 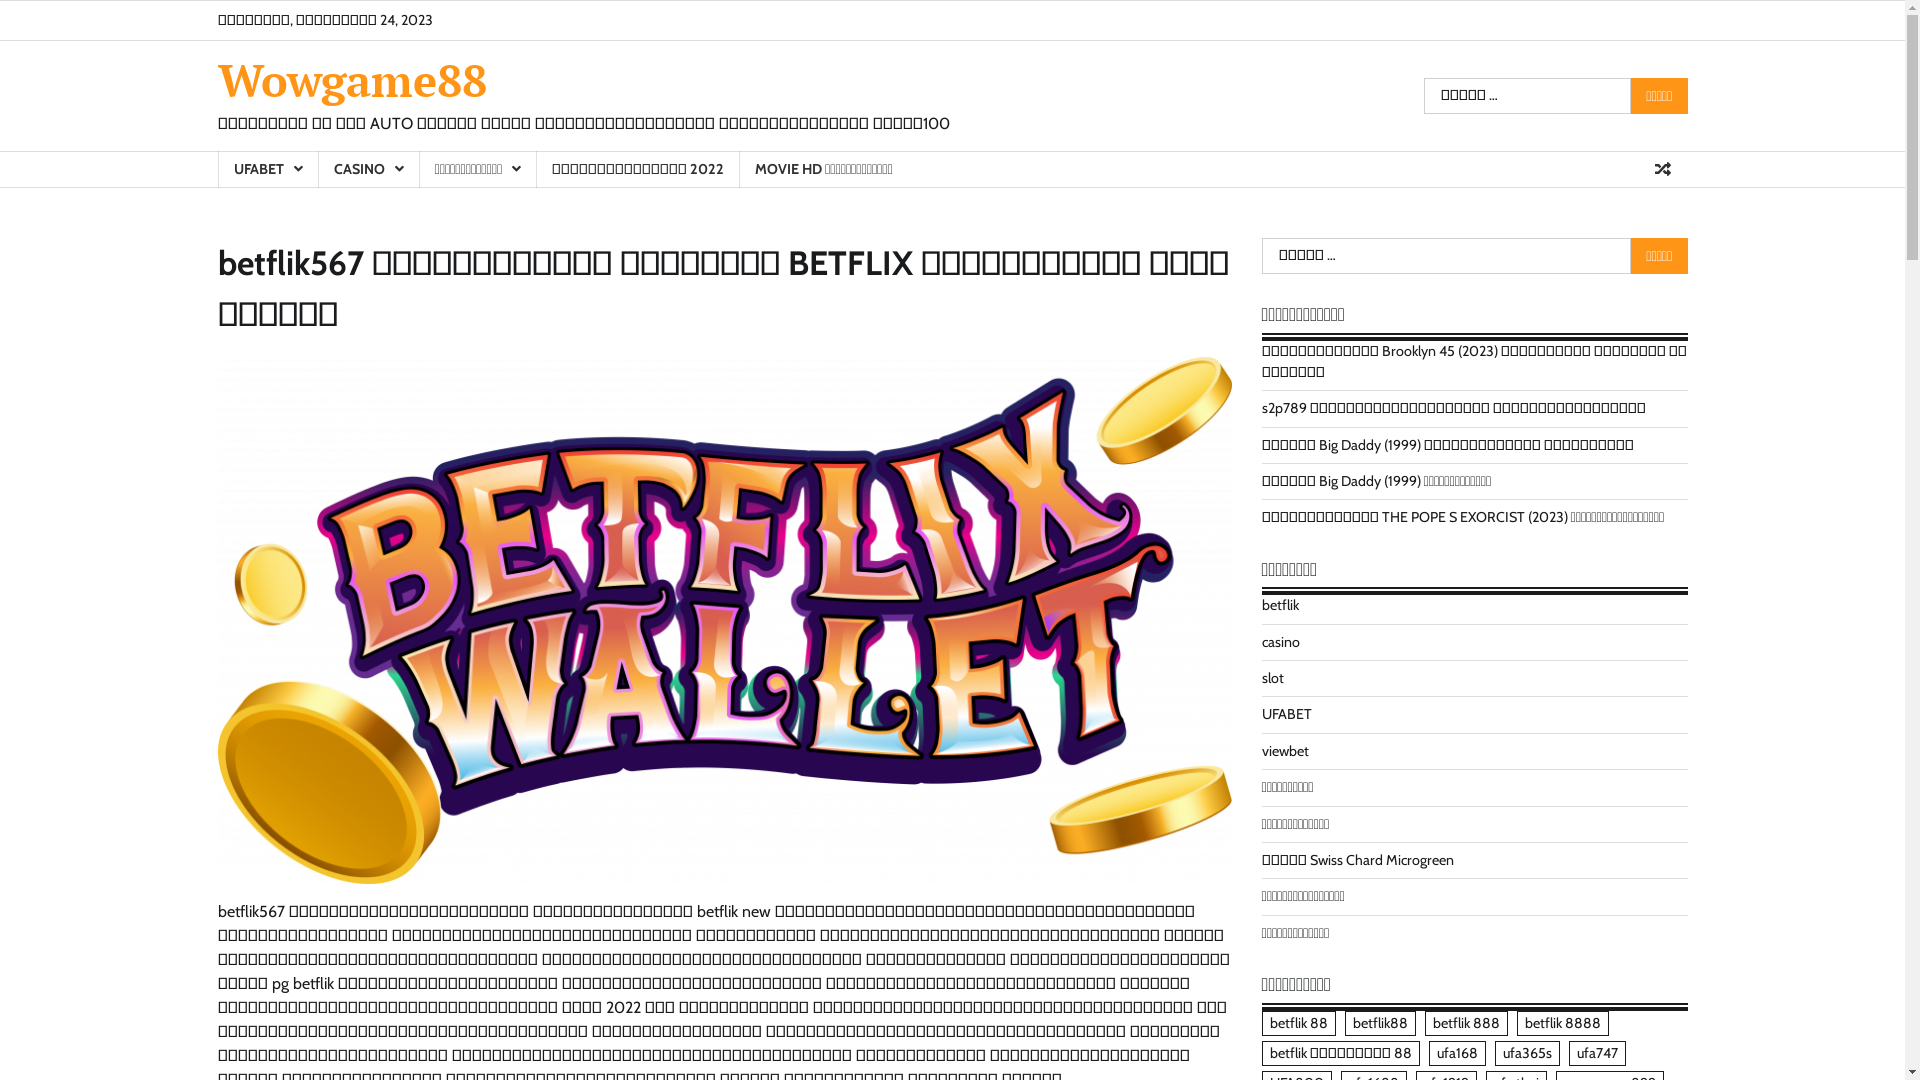 I want to click on 'viewbet', so click(x=1285, y=751).